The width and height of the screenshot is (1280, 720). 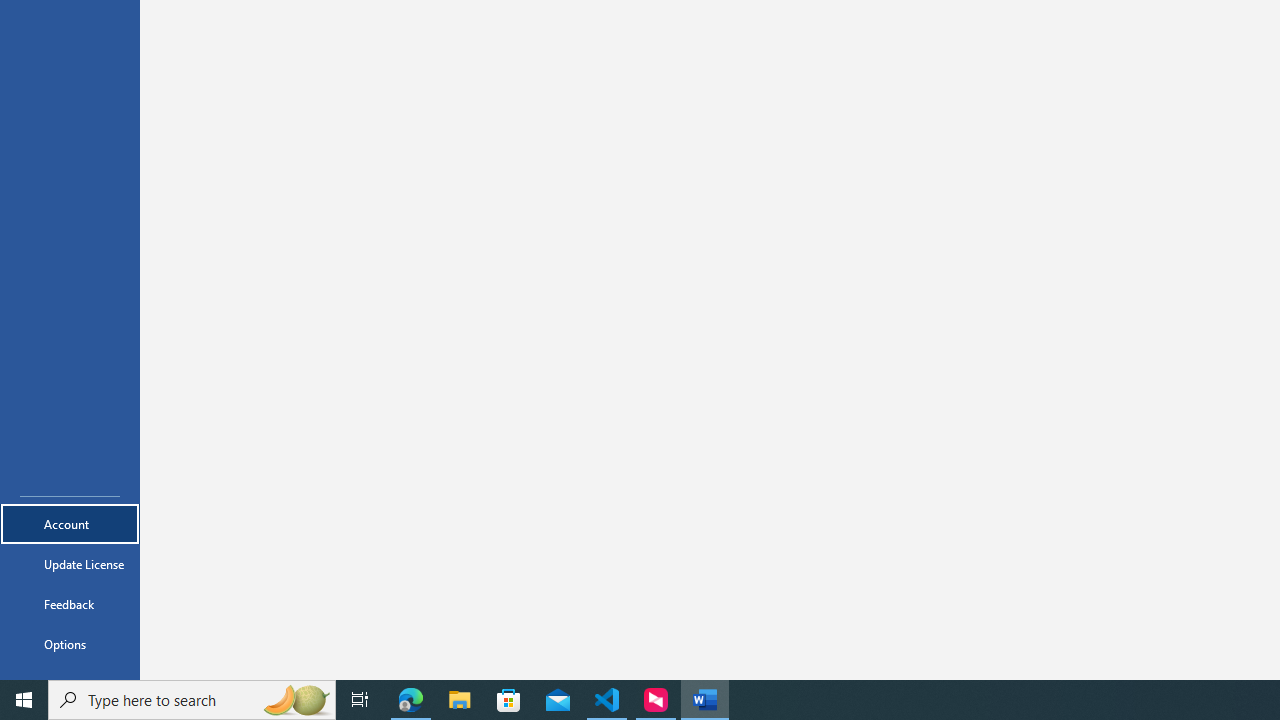 I want to click on 'Options', so click(x=69, y=644).